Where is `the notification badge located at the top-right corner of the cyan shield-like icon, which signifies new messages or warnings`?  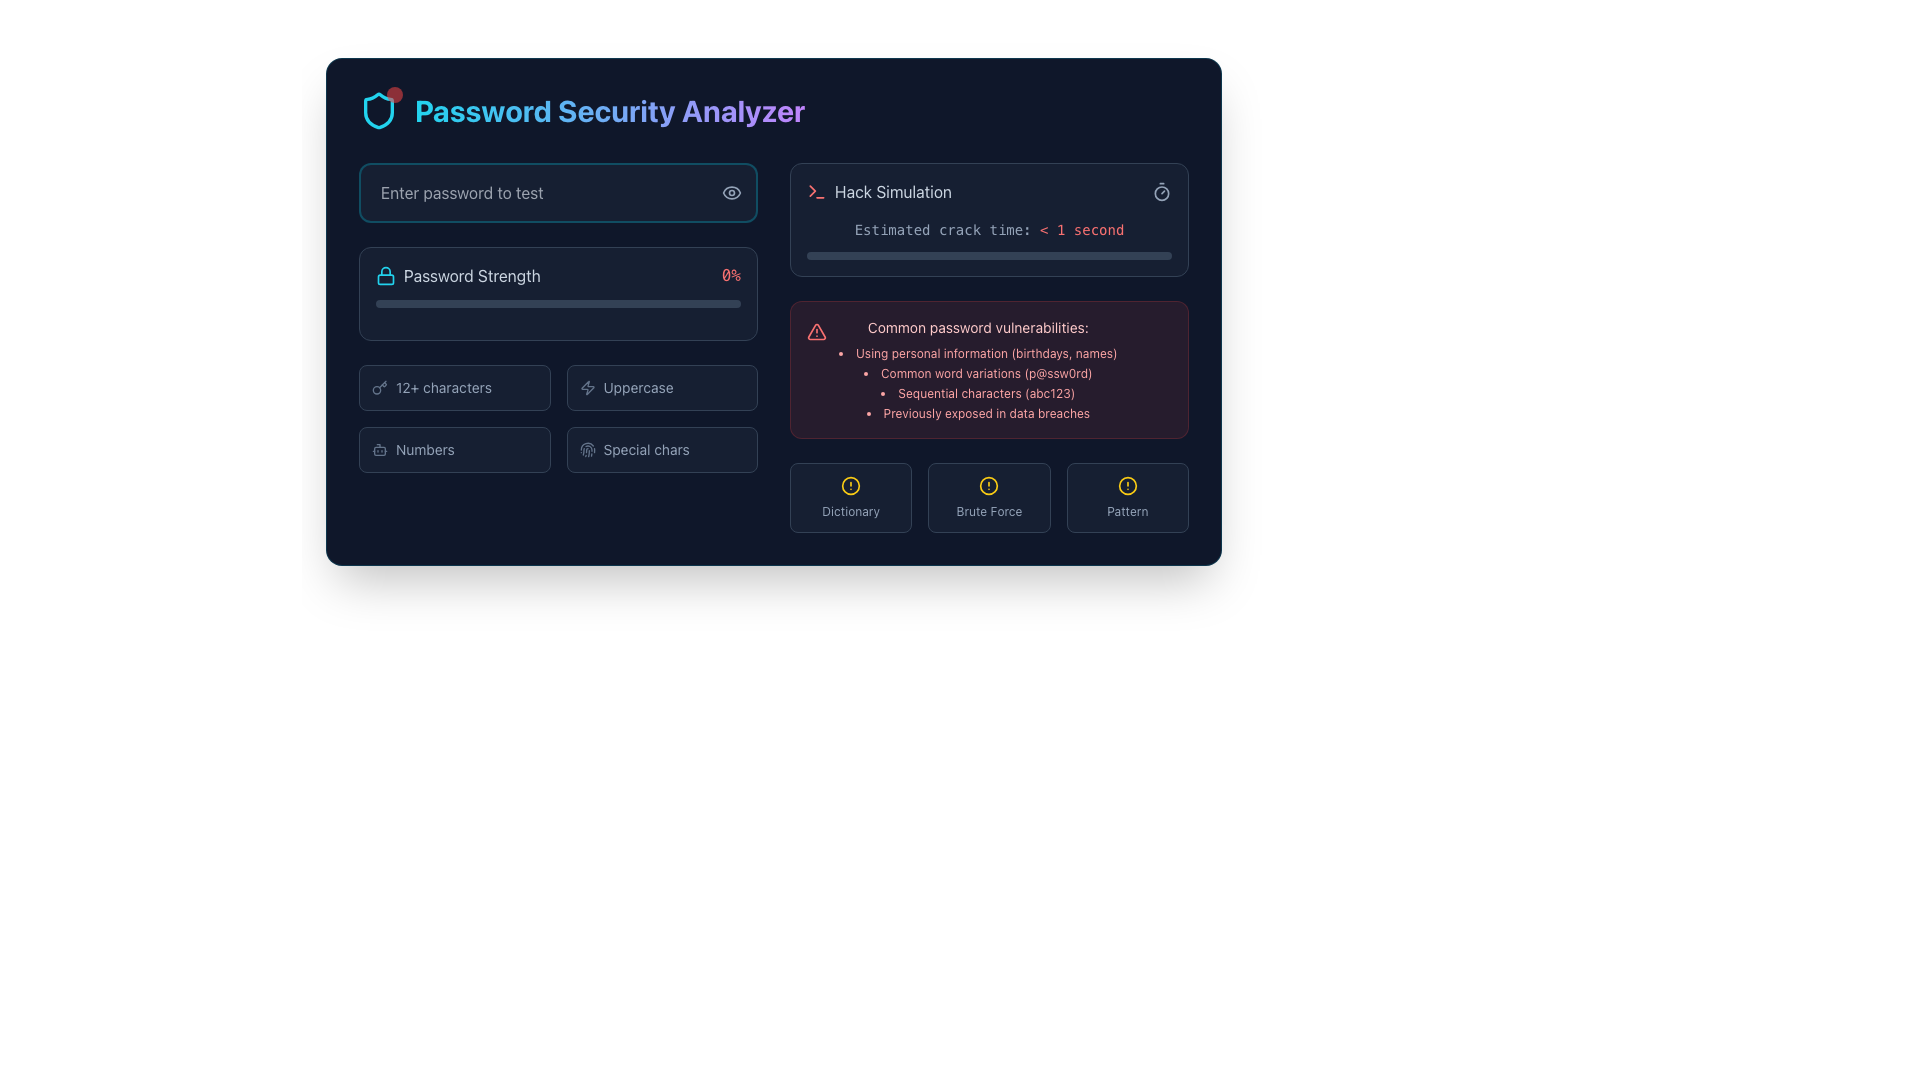 the notification badge located at the top-right corner of the cyan shield-like icon, which signifies new messages or warnings is located at coordinates (394, 95).